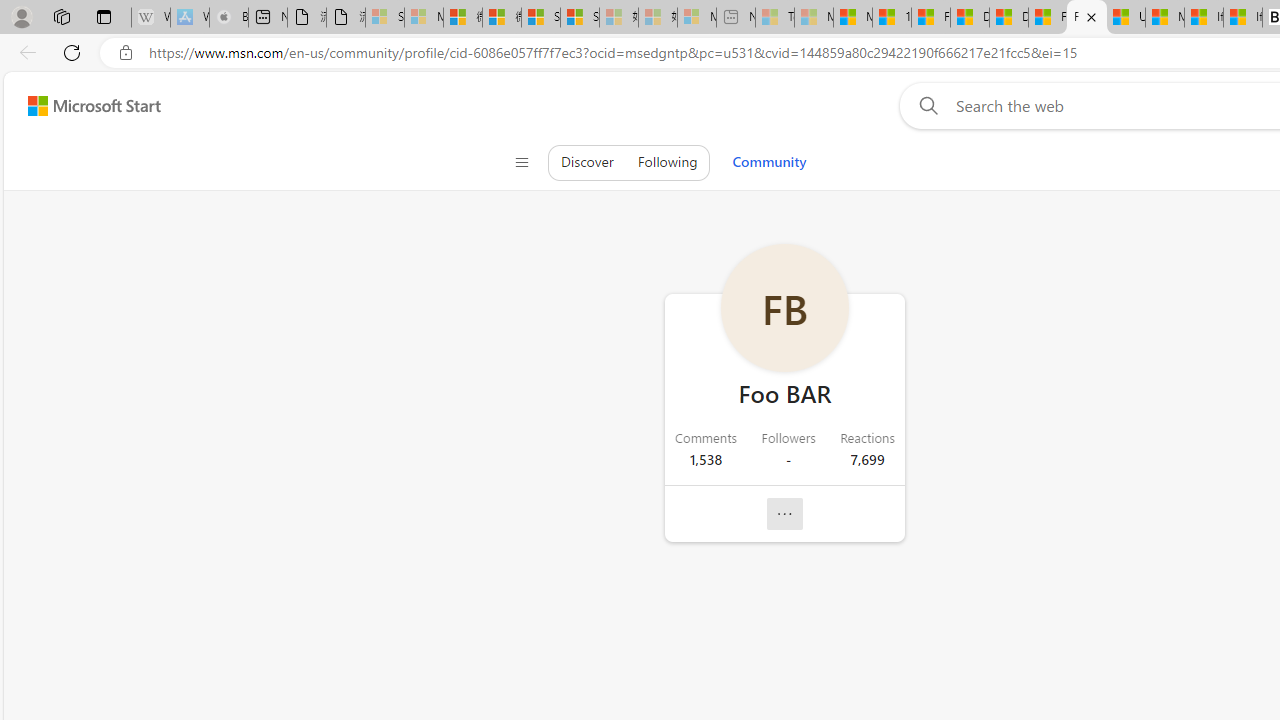 Image resolution: width=1280 pixels, height=720 pixels. Describe the element at coordinates (1008, 17) in the screenshot. I see `'Drinking tea every day is proven to delay biological aging'` at that location.